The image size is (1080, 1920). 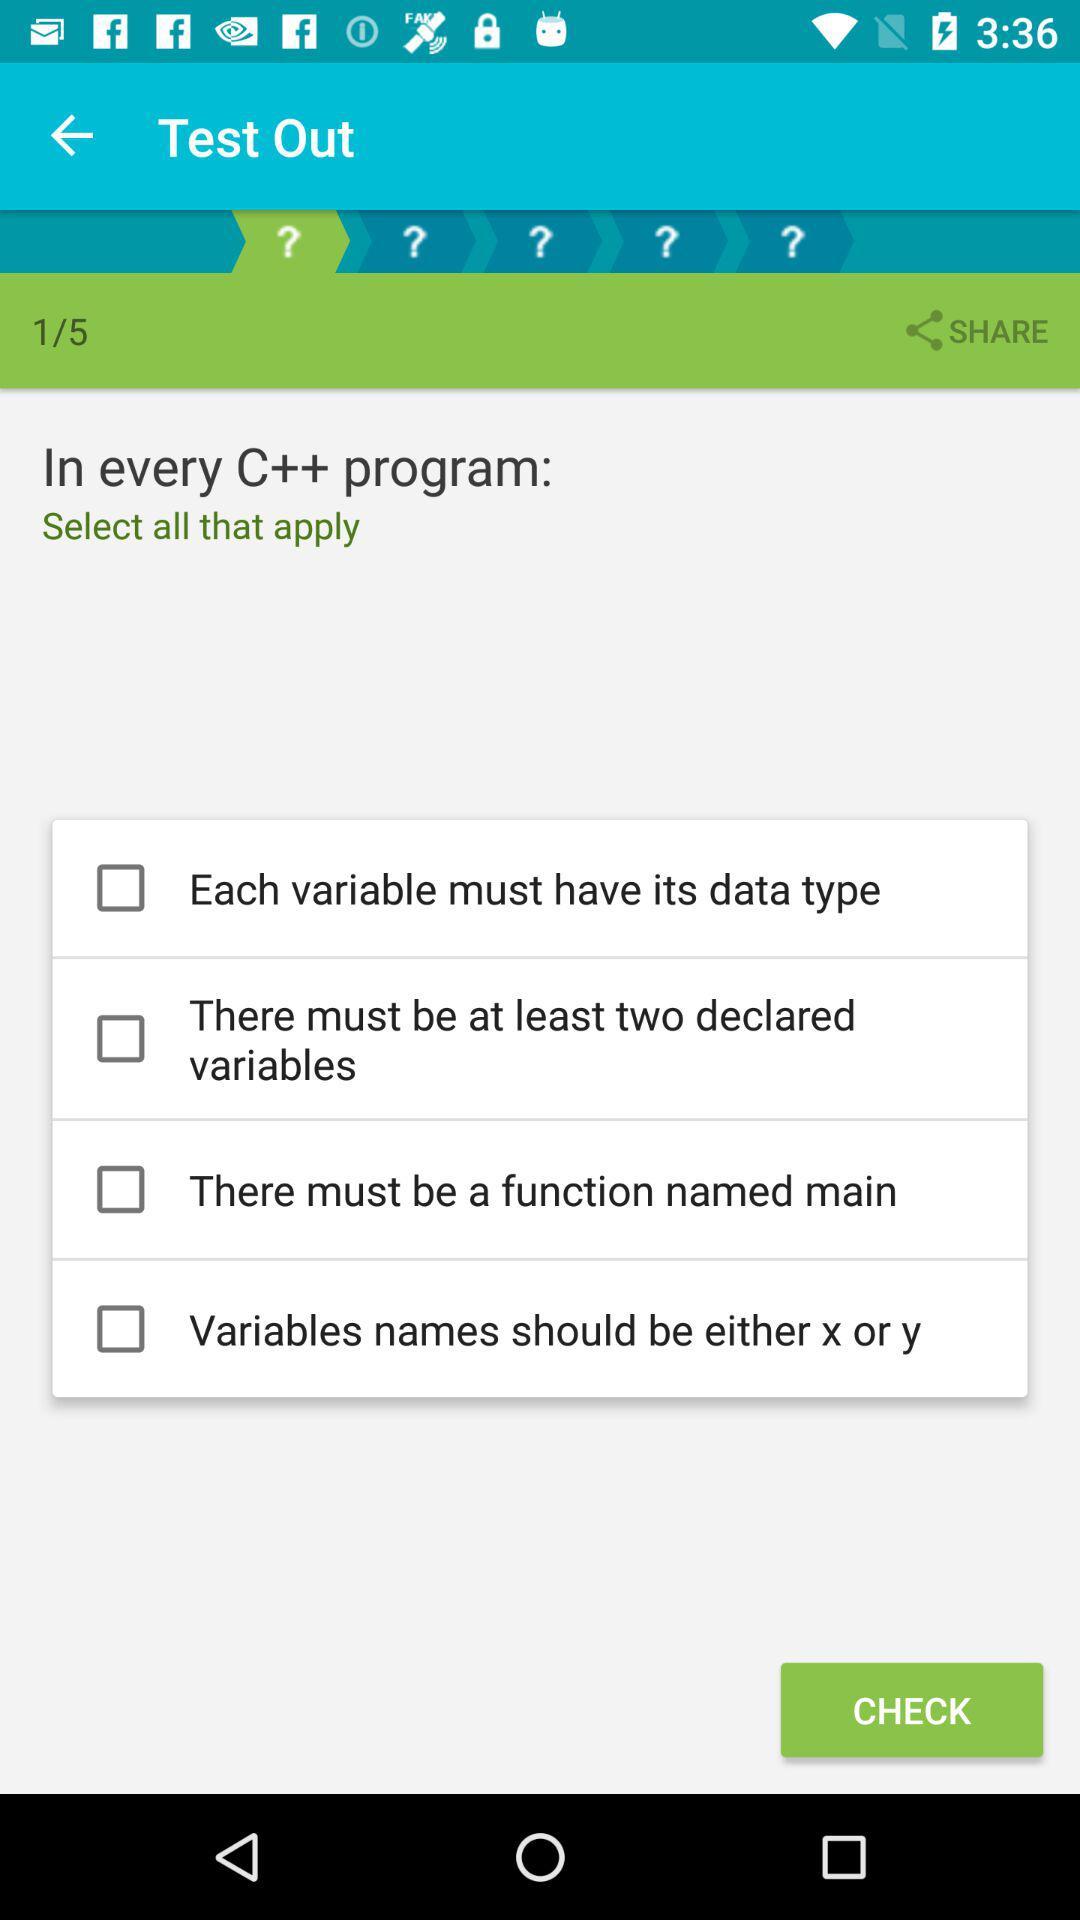 What do you see at coordinates (973, 330) in the screenshot?
I see `the item above the each variable must item` at bounding box center [973, 330].